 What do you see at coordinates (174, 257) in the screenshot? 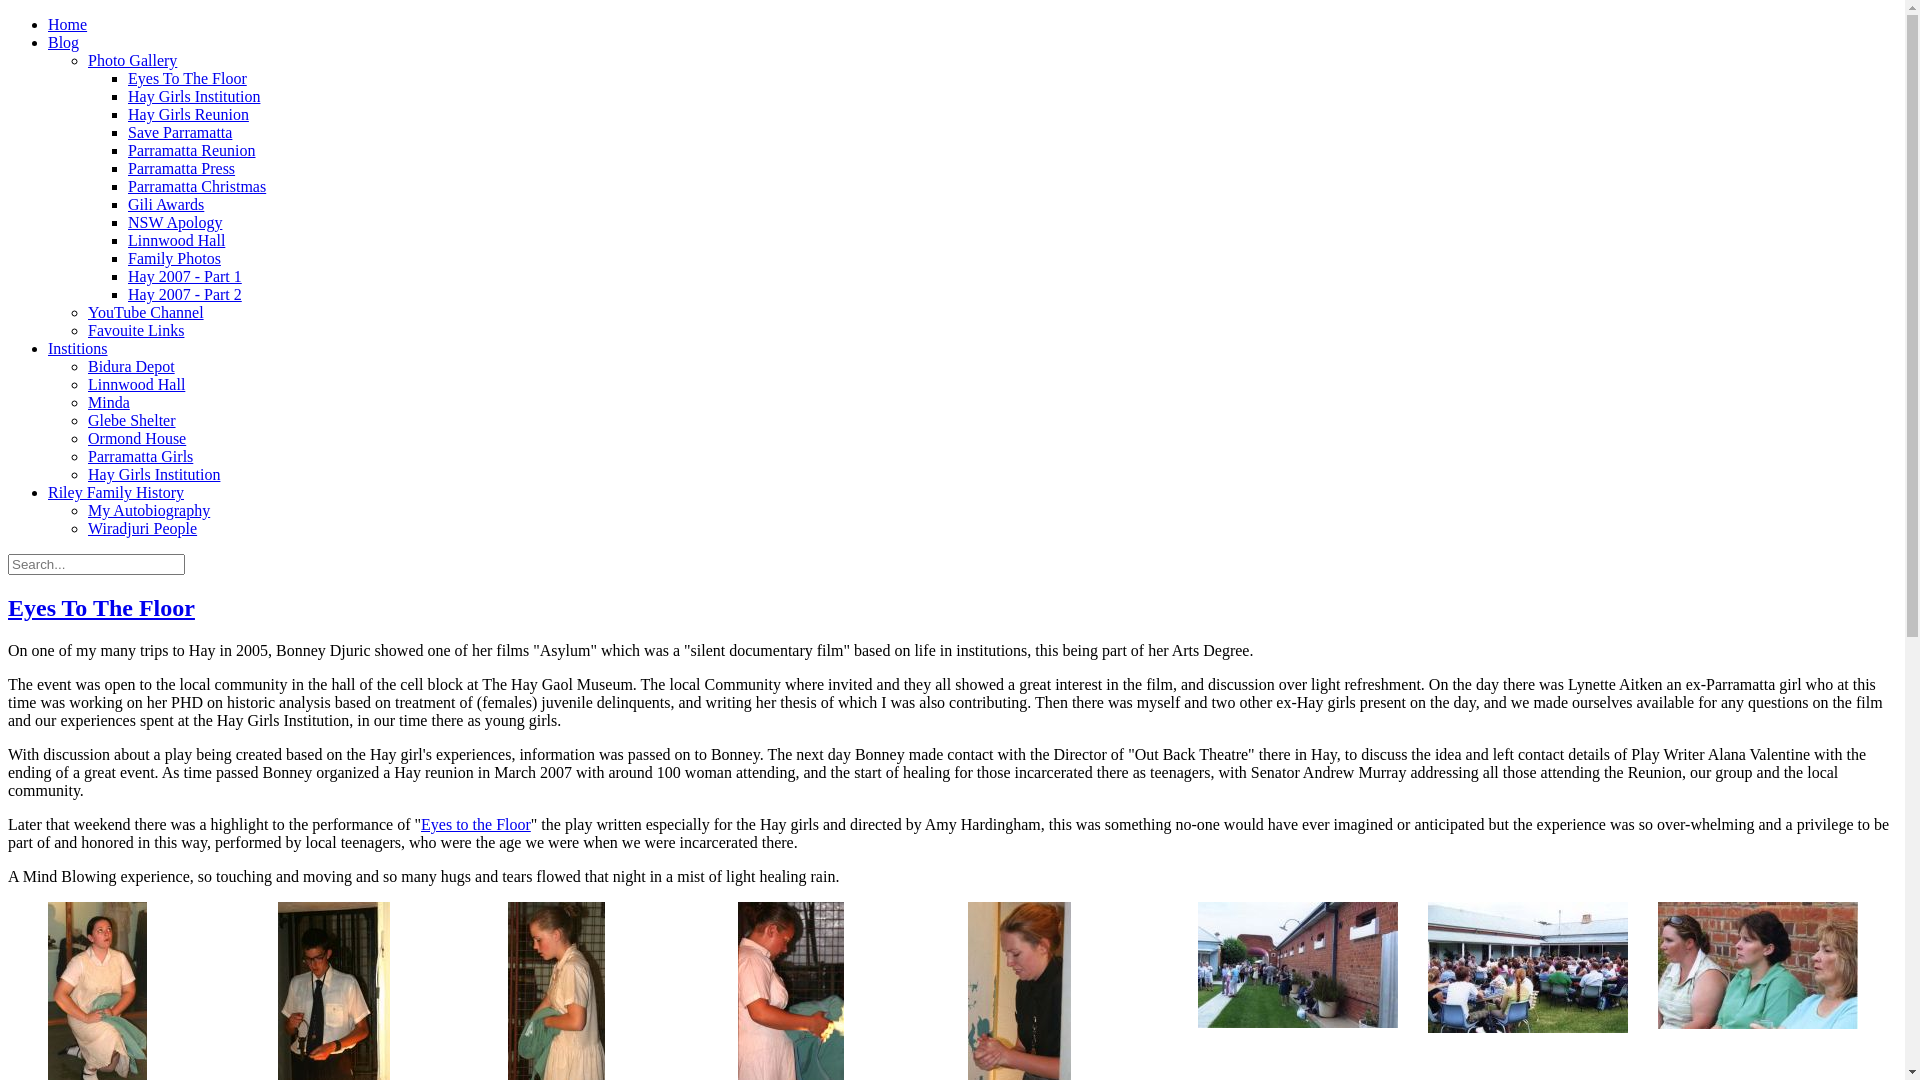
I see `'Family Photos'` at bounding box center [174, 257].